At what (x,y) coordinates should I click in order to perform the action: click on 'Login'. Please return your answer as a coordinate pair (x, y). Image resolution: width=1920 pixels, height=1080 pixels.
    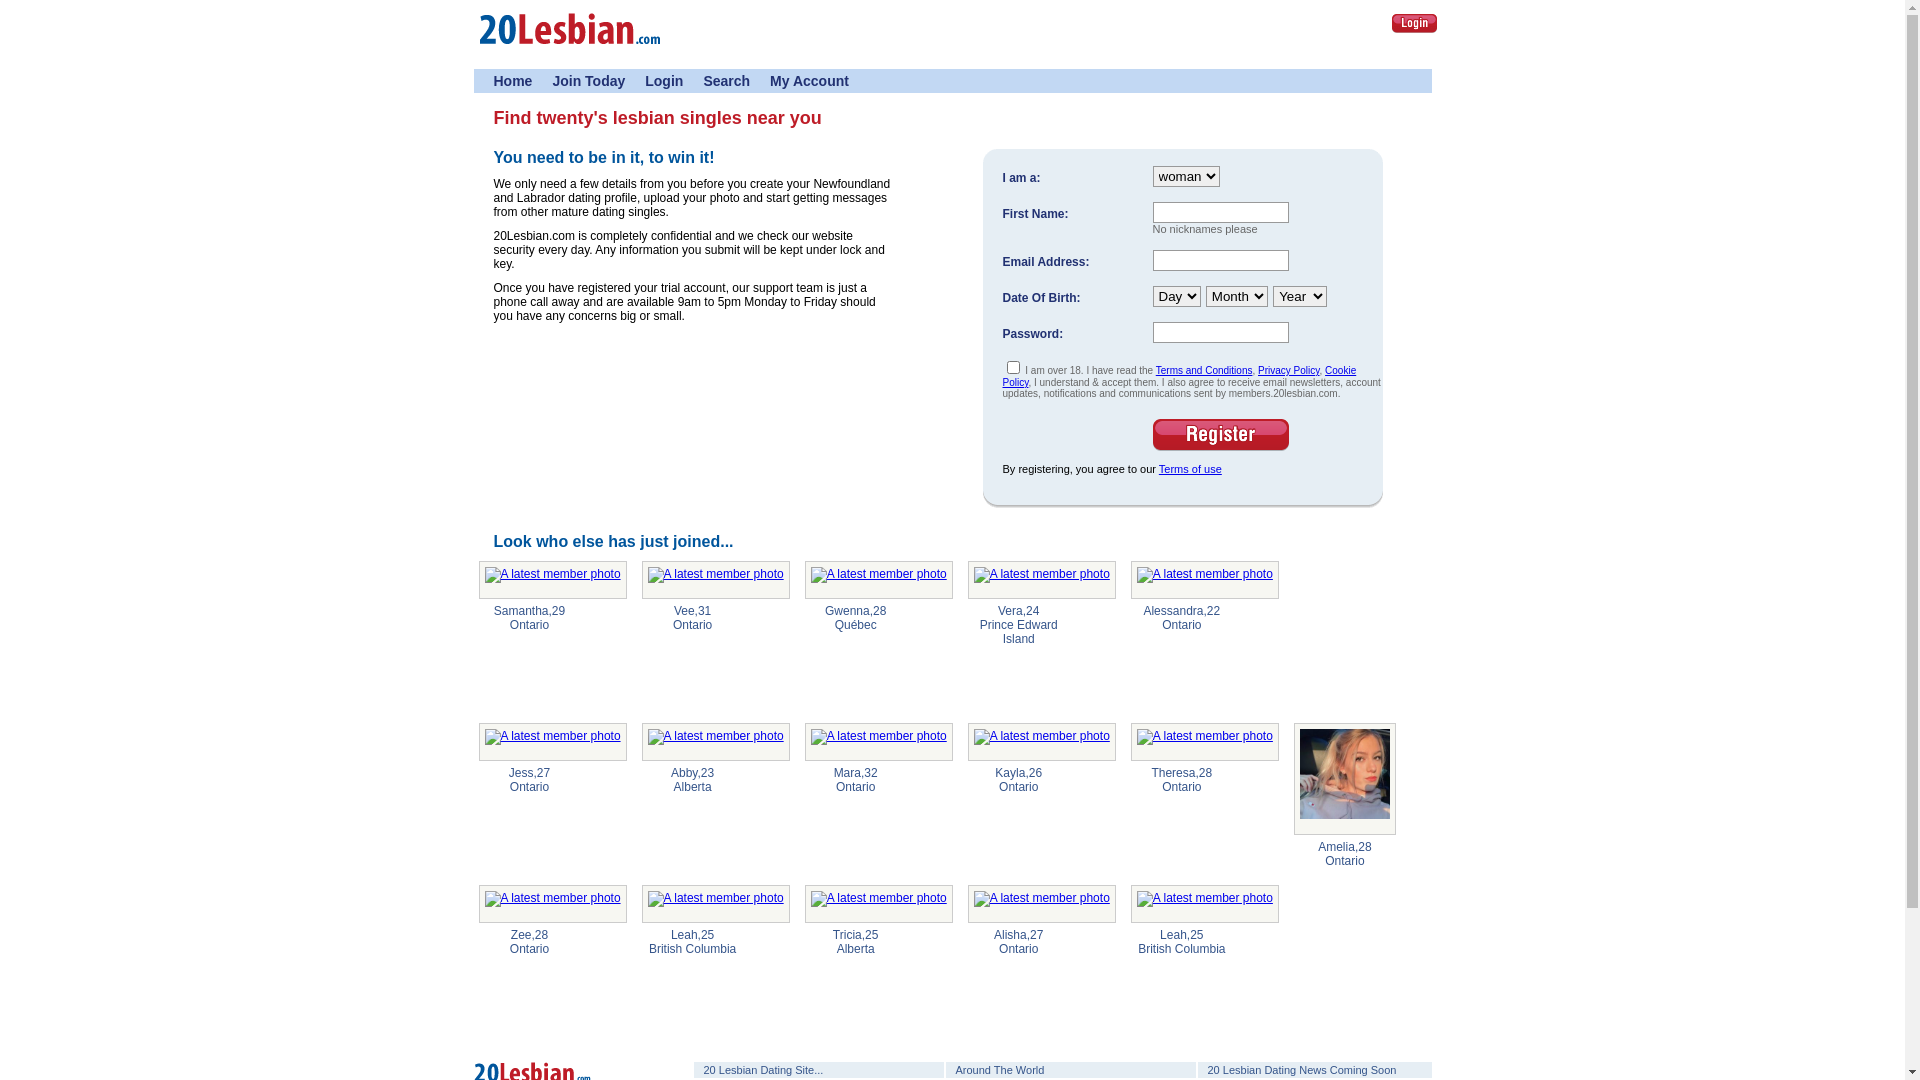
    Looking at the image, I should click on (1413, 23).